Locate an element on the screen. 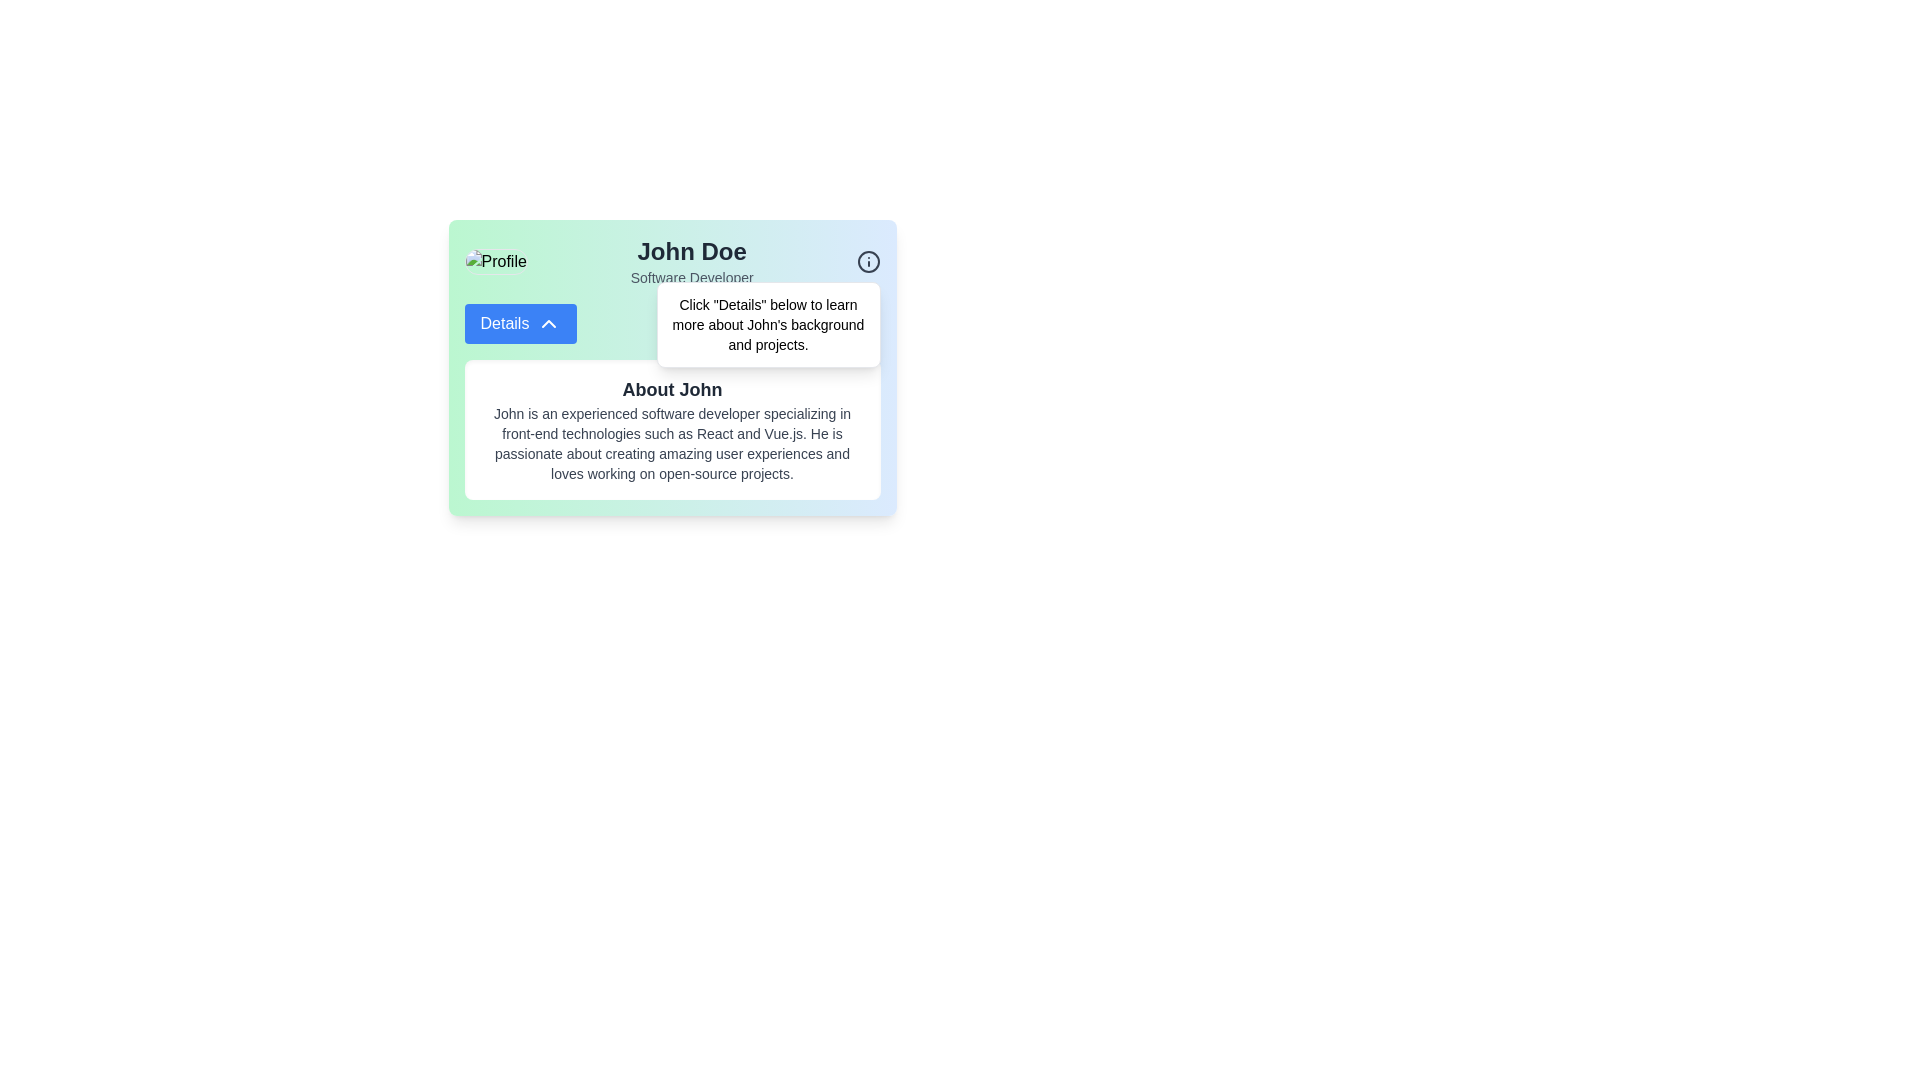  the text component displaying the word 'Details', which is styled in white font on a blue background, located within a button under the 'John Doe' user profile card is located at coordinates (504, 323).